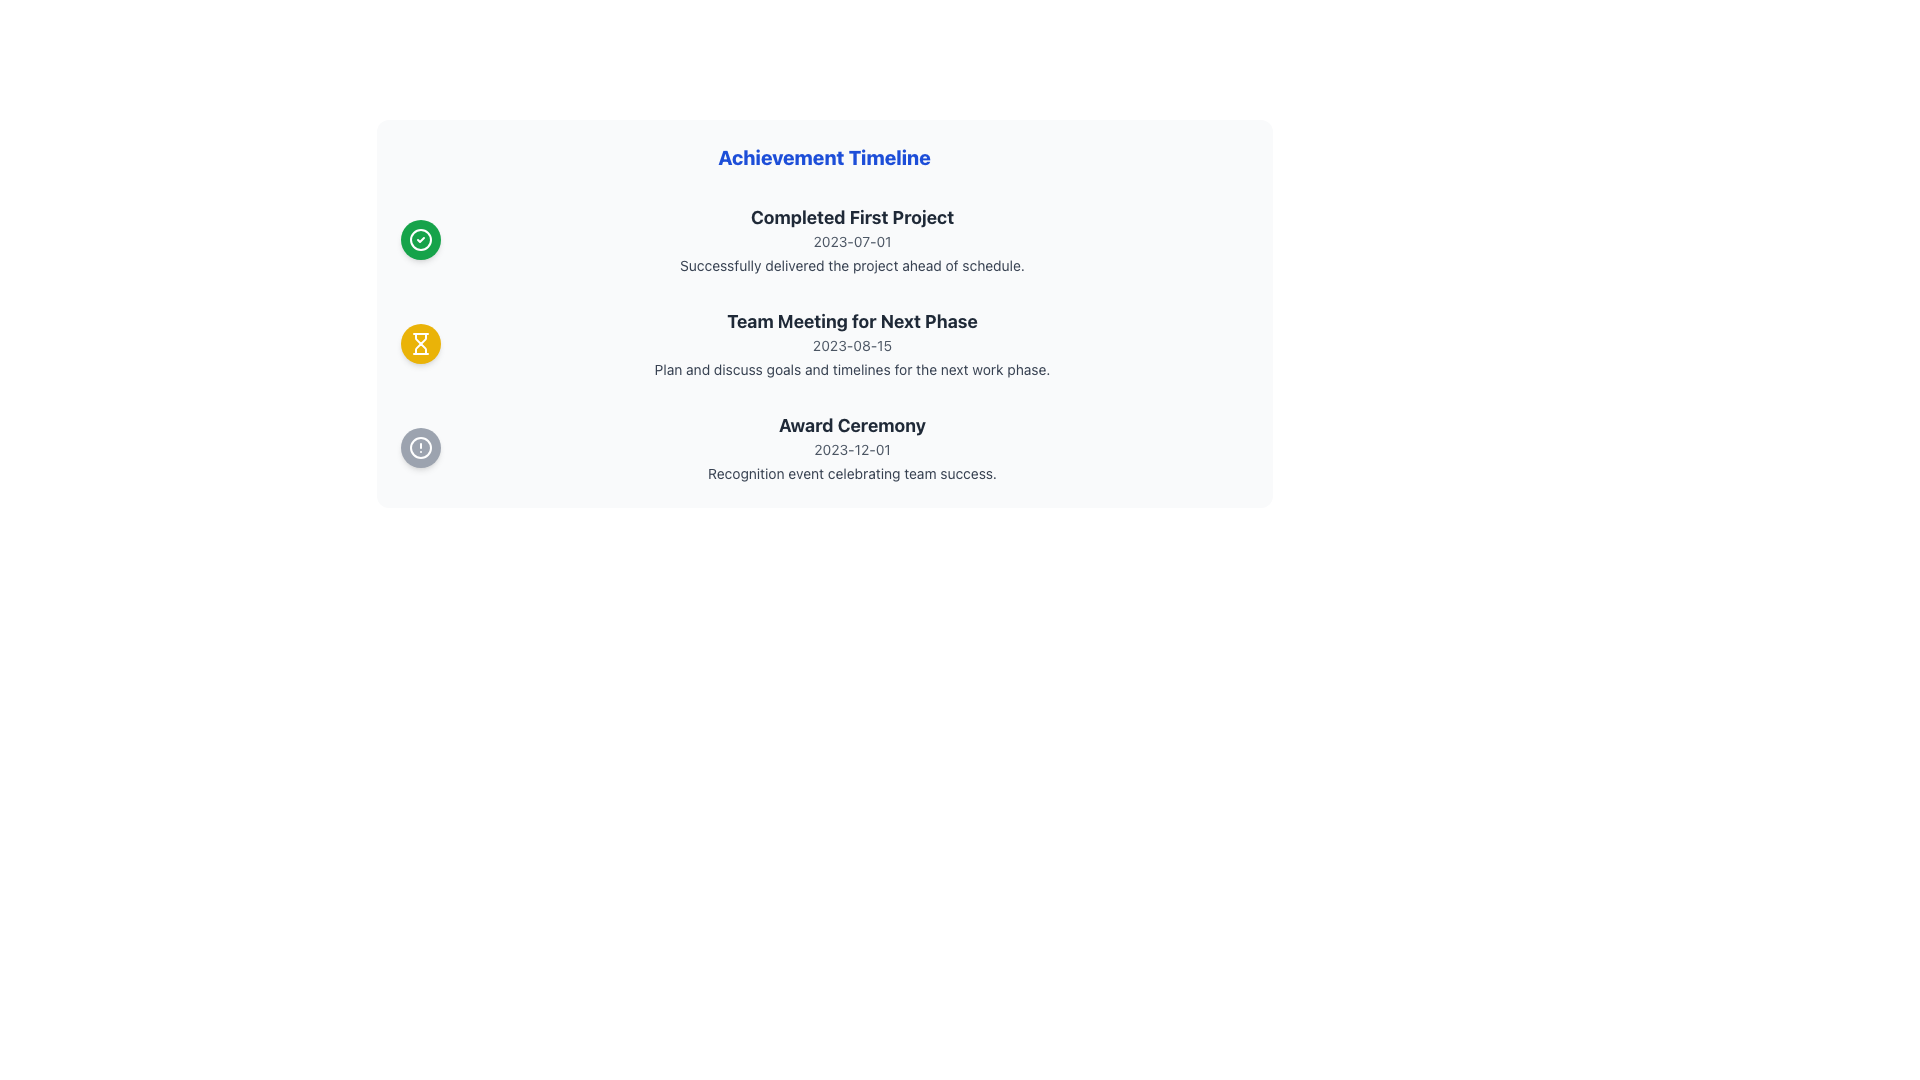 The image size is (1920, 1080). Describe the element at coordinates (852, 265) in the screenshot. I see `the descriptive text element located below '2023-07-01' and above 'Team Meeting for Next Phase'` at that location.